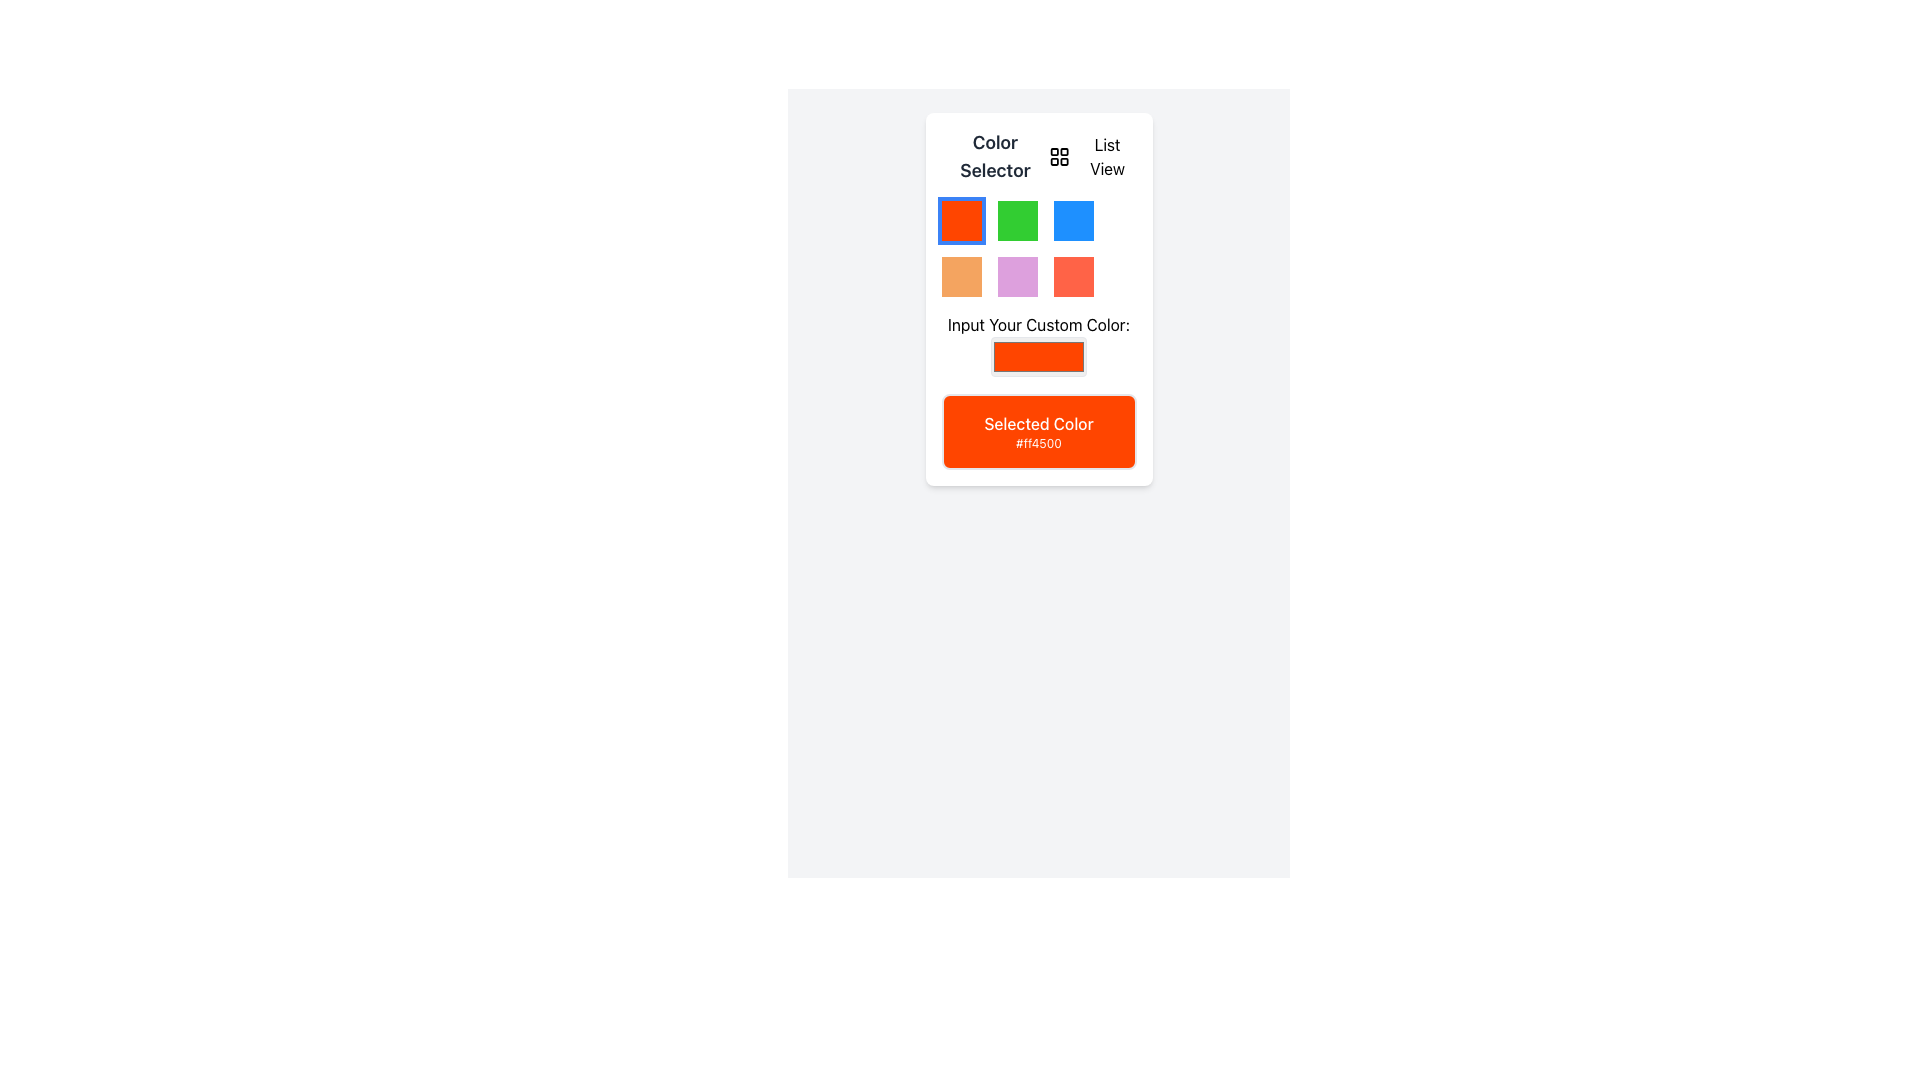 This screenshot has width=1920, height=1080. Describe the element at coordinates (1038, 442) in the screenshot. I see `the static text displaying '#ff4500' in white on an orange background, located beneath the 'Selected Color' label` at that location.